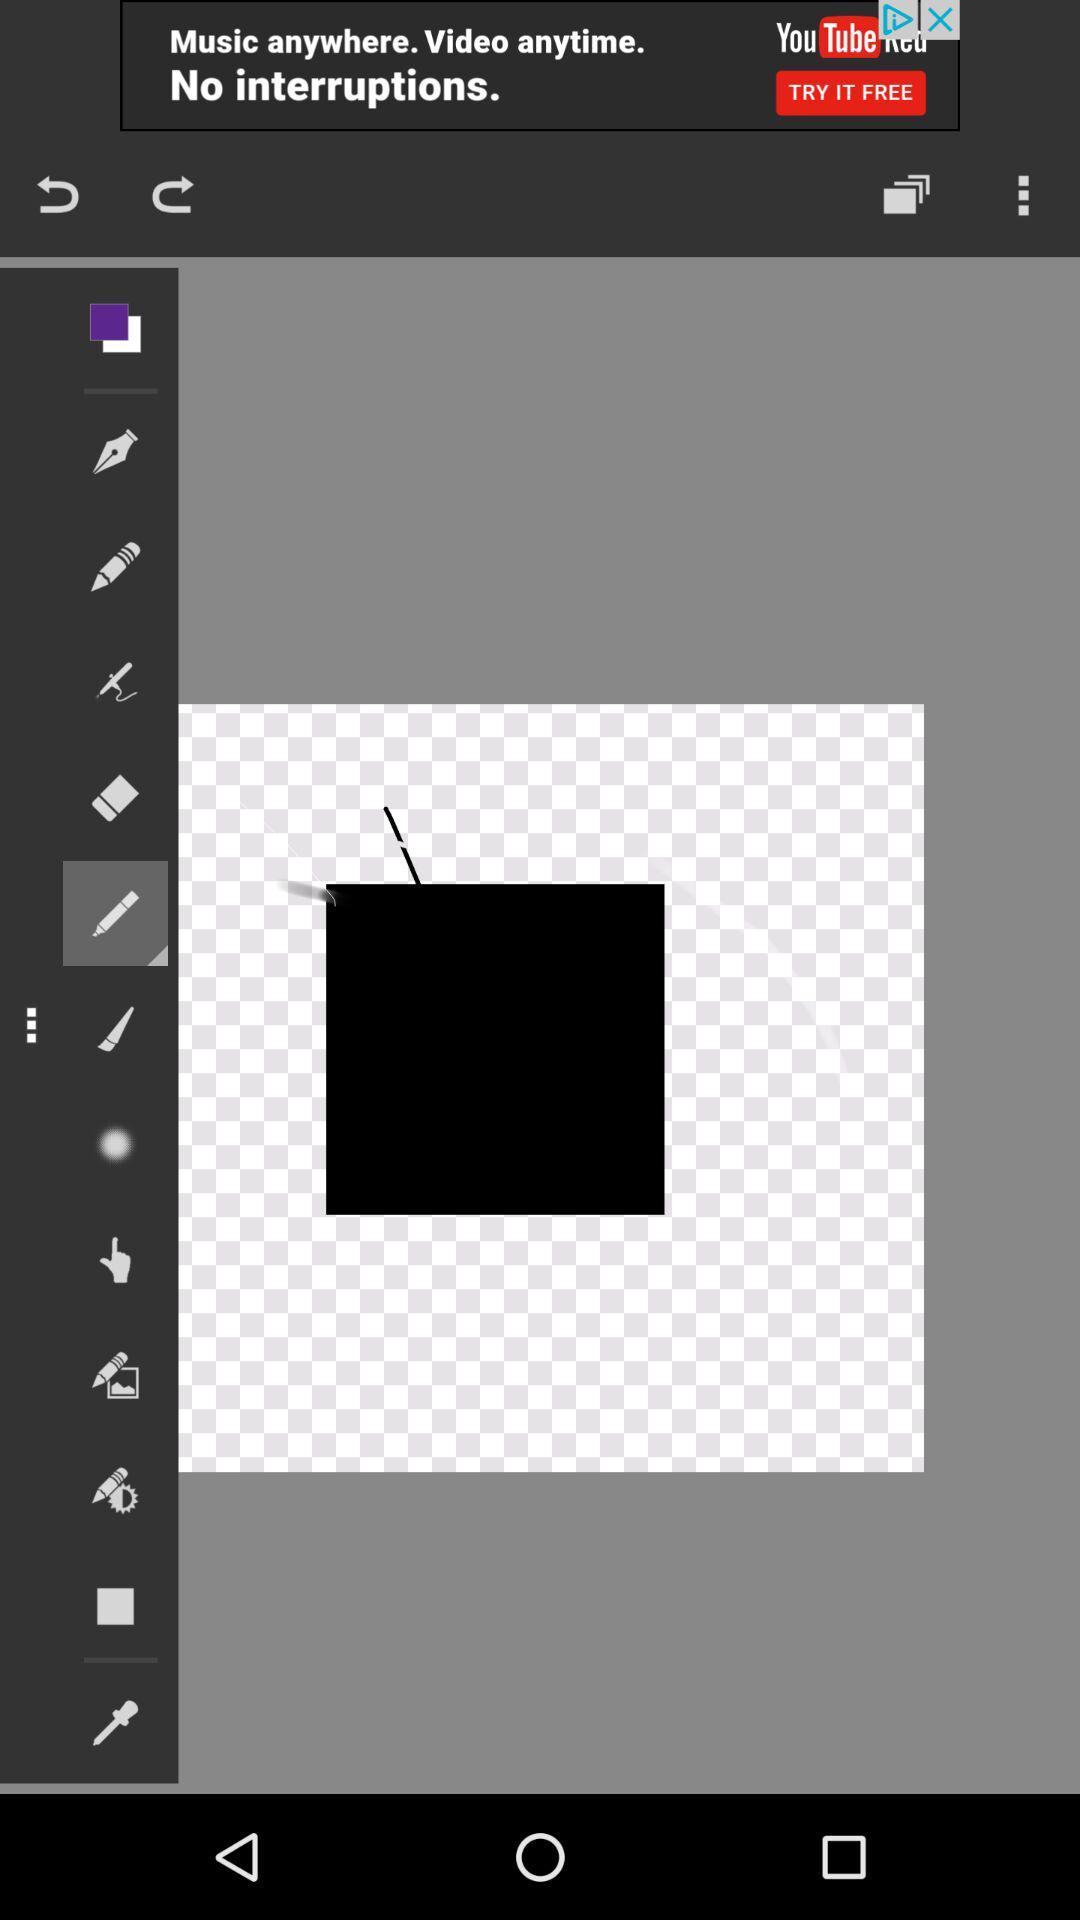 The height and width of the screenshot is (1920, 1080). Describe the element at coordinates (115, 1722) in the screenshot. I see `the edit icon` at that location.